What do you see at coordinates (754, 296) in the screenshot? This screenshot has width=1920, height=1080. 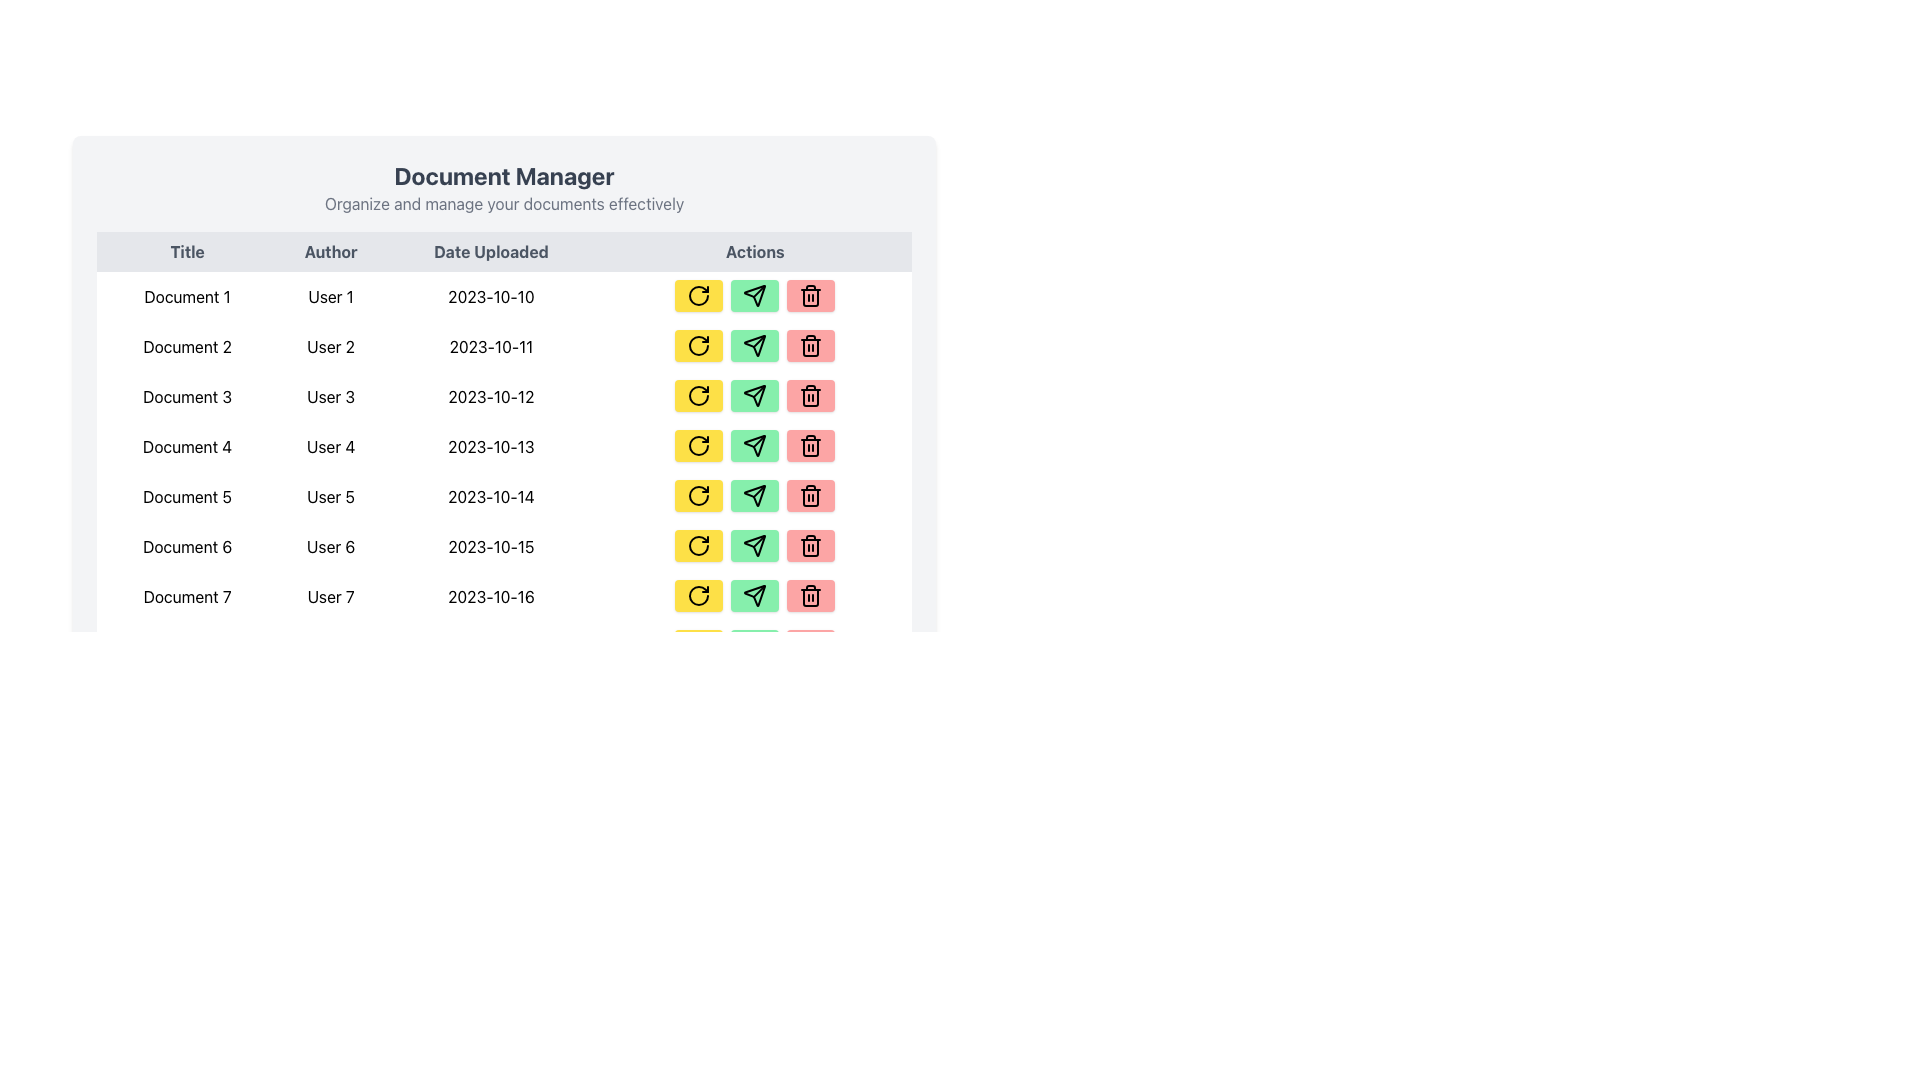 I see `the 'Send' button located in the 'Actions' column of the table, which is centrally positioned between the yellow 'Refresh' button and the red 'Delete' button for 'Document 1'` at bounding box center [754, 296].